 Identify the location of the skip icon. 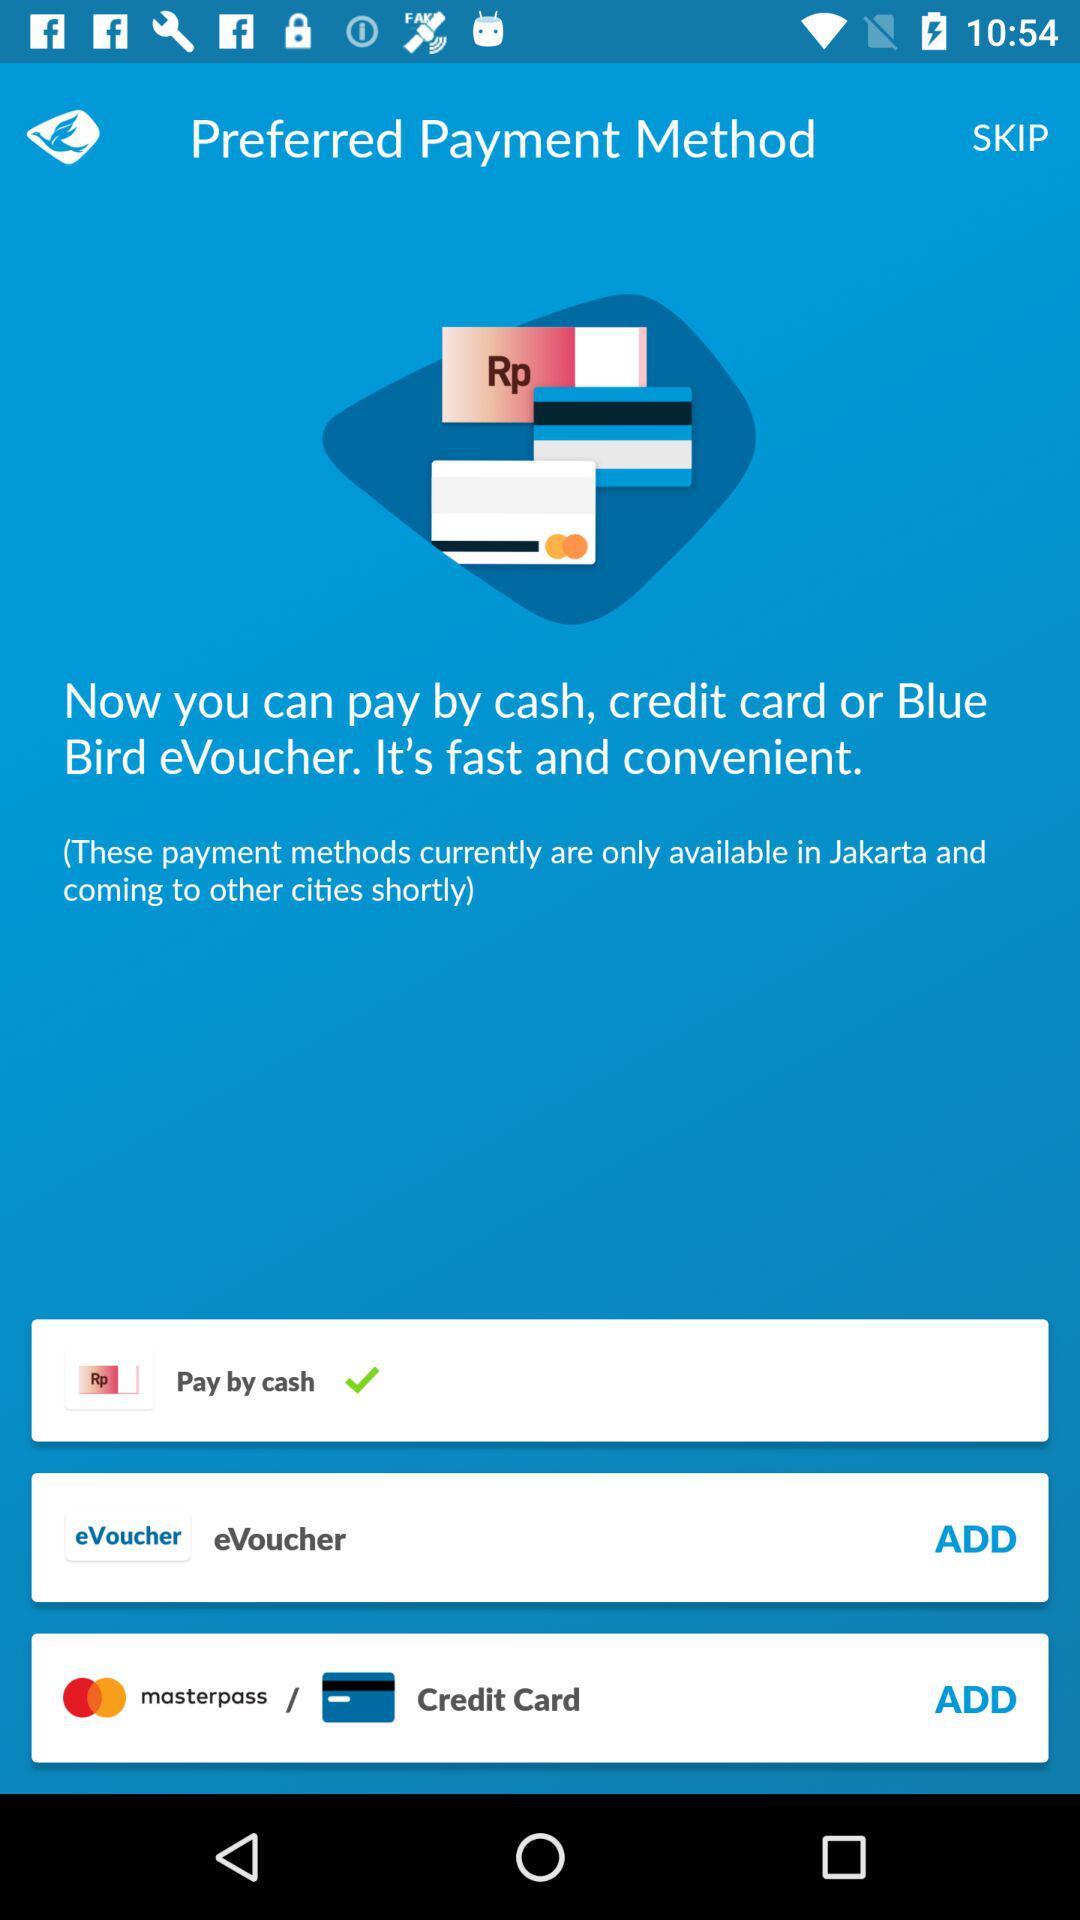
(1010, 135).